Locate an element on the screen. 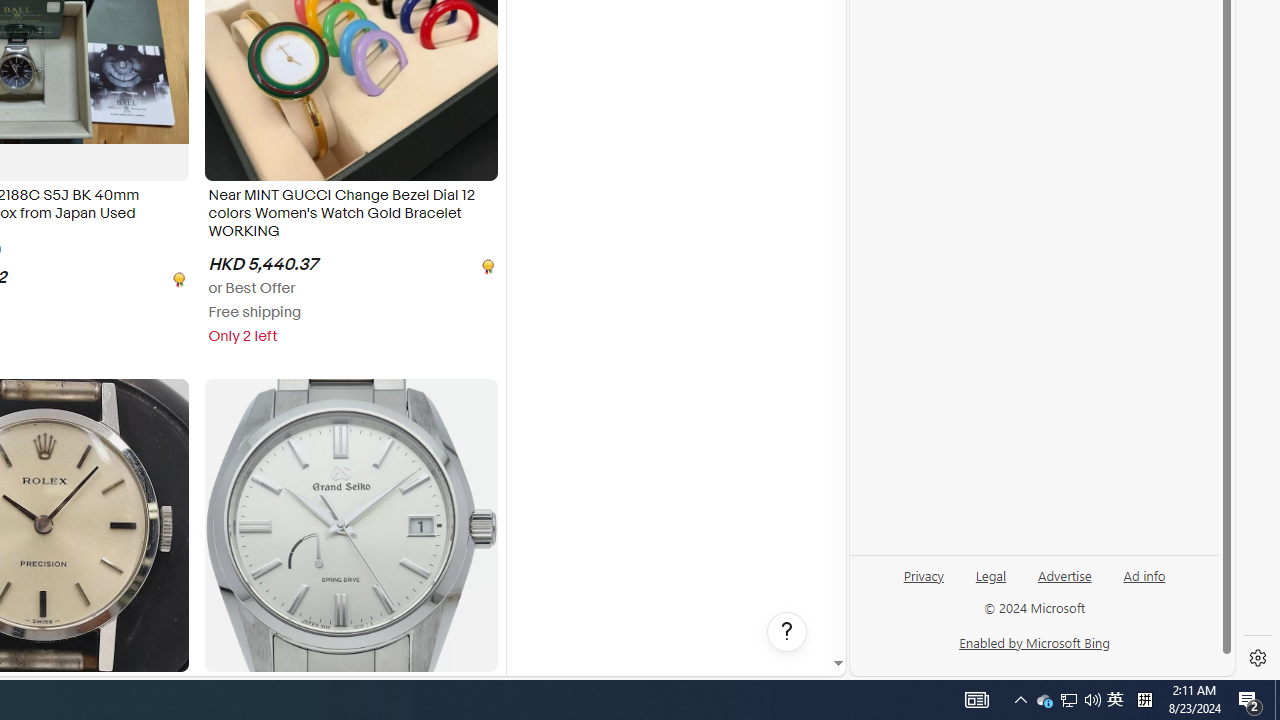  '[object Undefined]' is located at coordinates (486, 264).